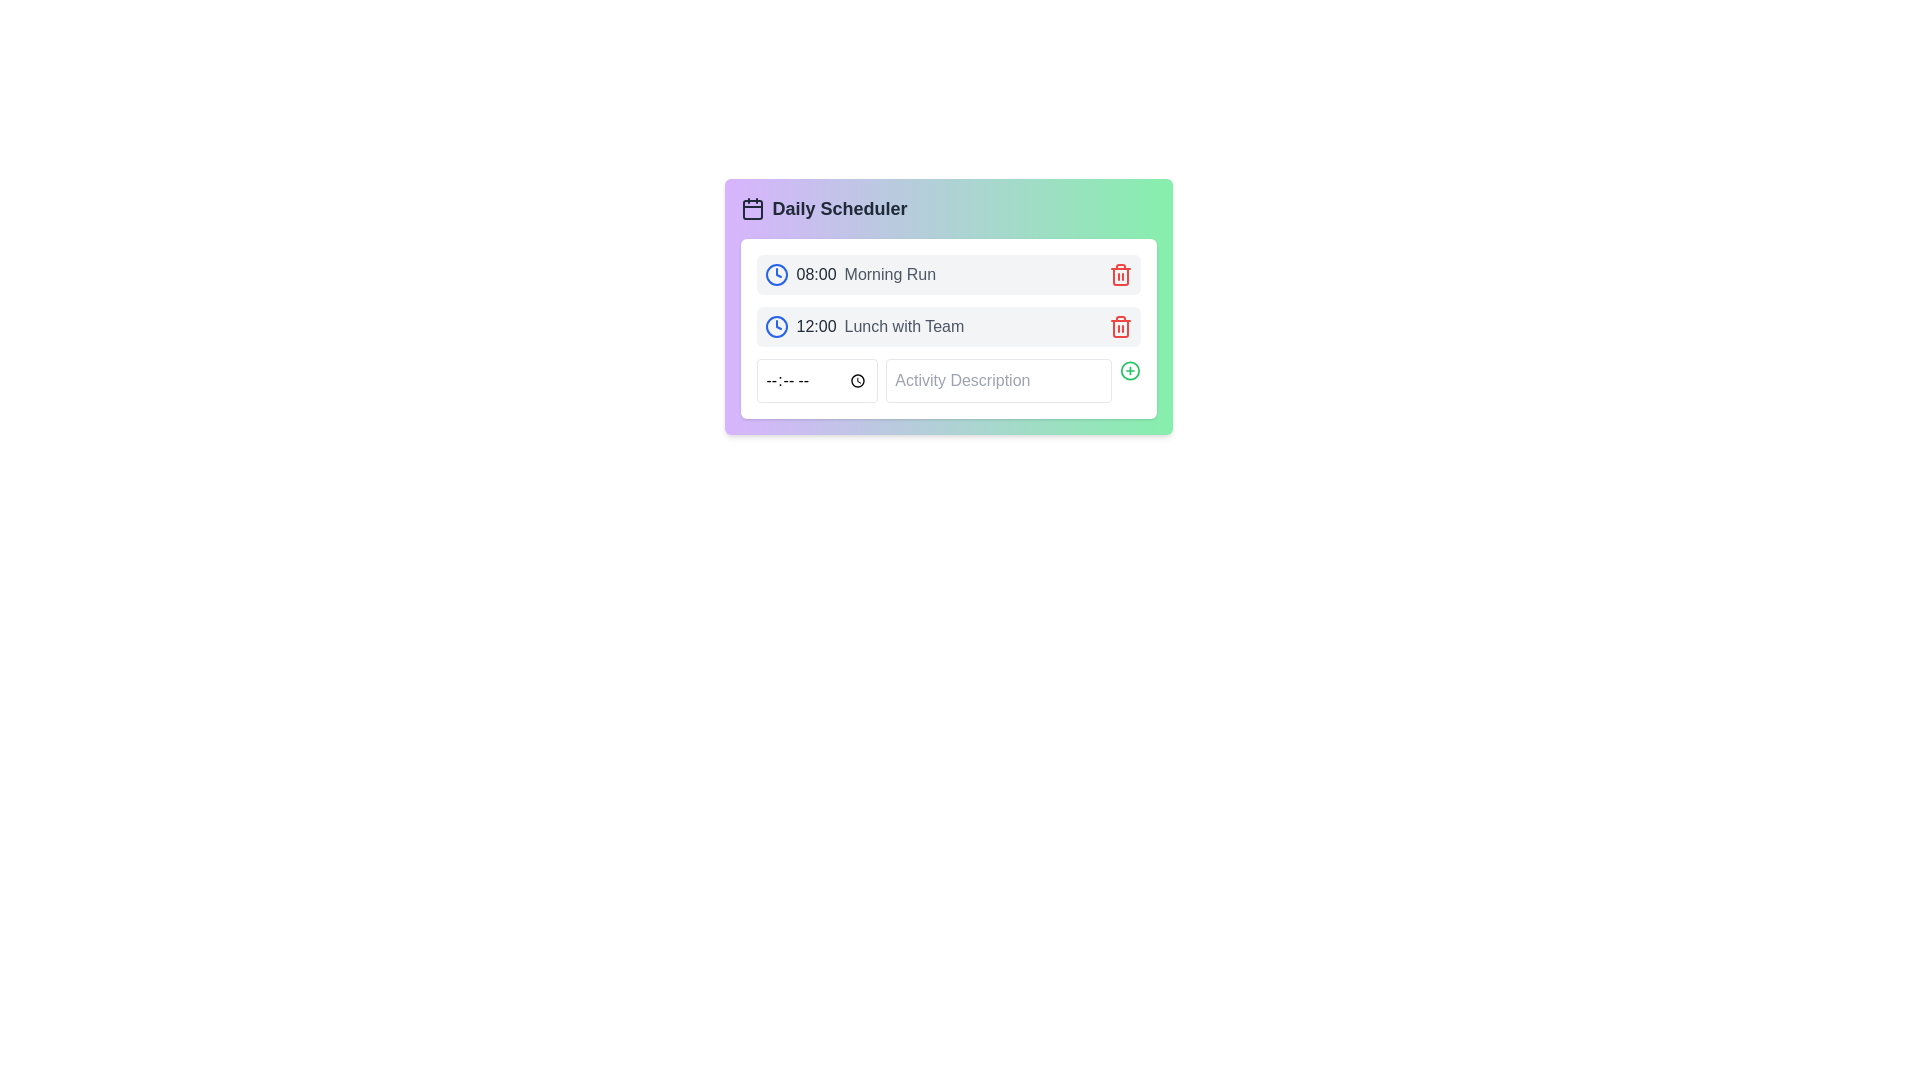 The image size is (1920, 1080). I want to click on the text label displaying 'Morning Run', which is located to the right of the time label '08:00' and before the delete icon, so click(889, 274).